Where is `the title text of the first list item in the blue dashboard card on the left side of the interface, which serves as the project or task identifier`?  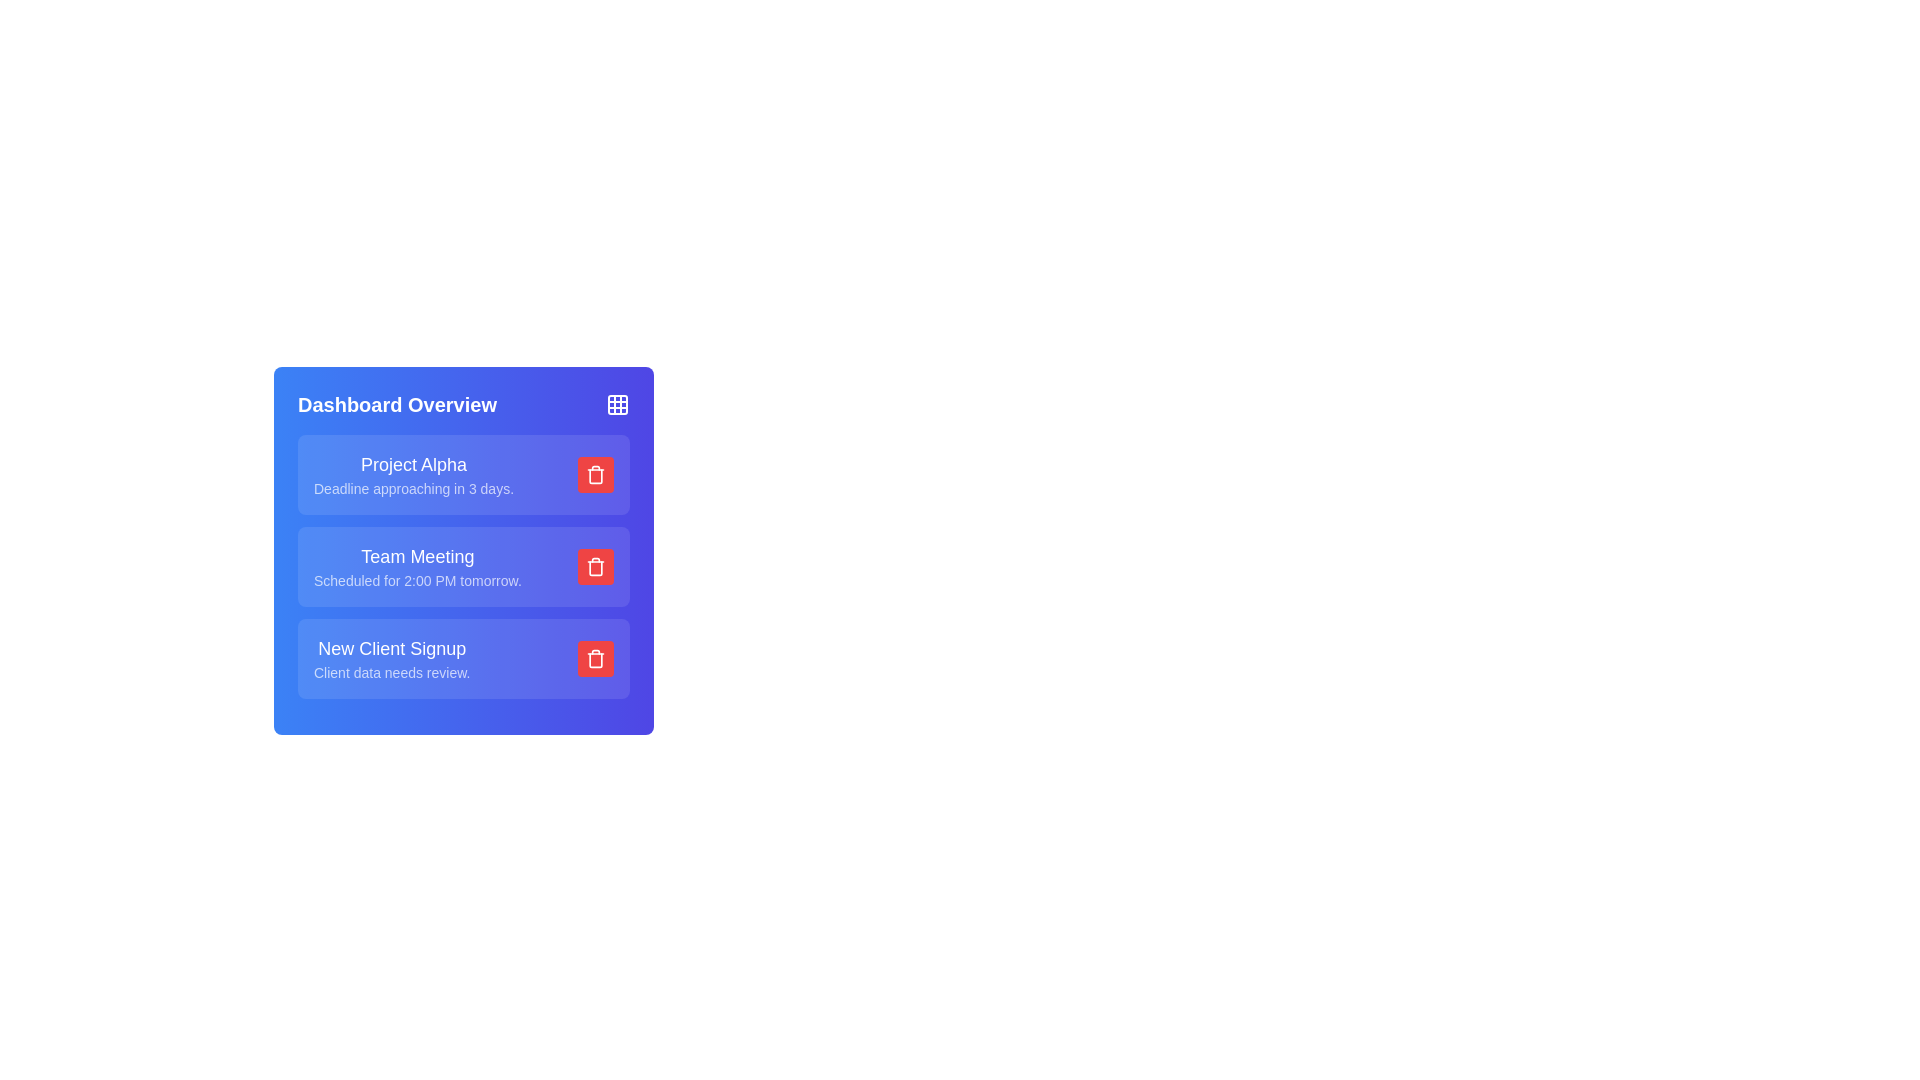
the title text of the first list item in the blue dashboard card on the left side of the interface, which serves as the project or task identifier is located at coordinates (412, 465).